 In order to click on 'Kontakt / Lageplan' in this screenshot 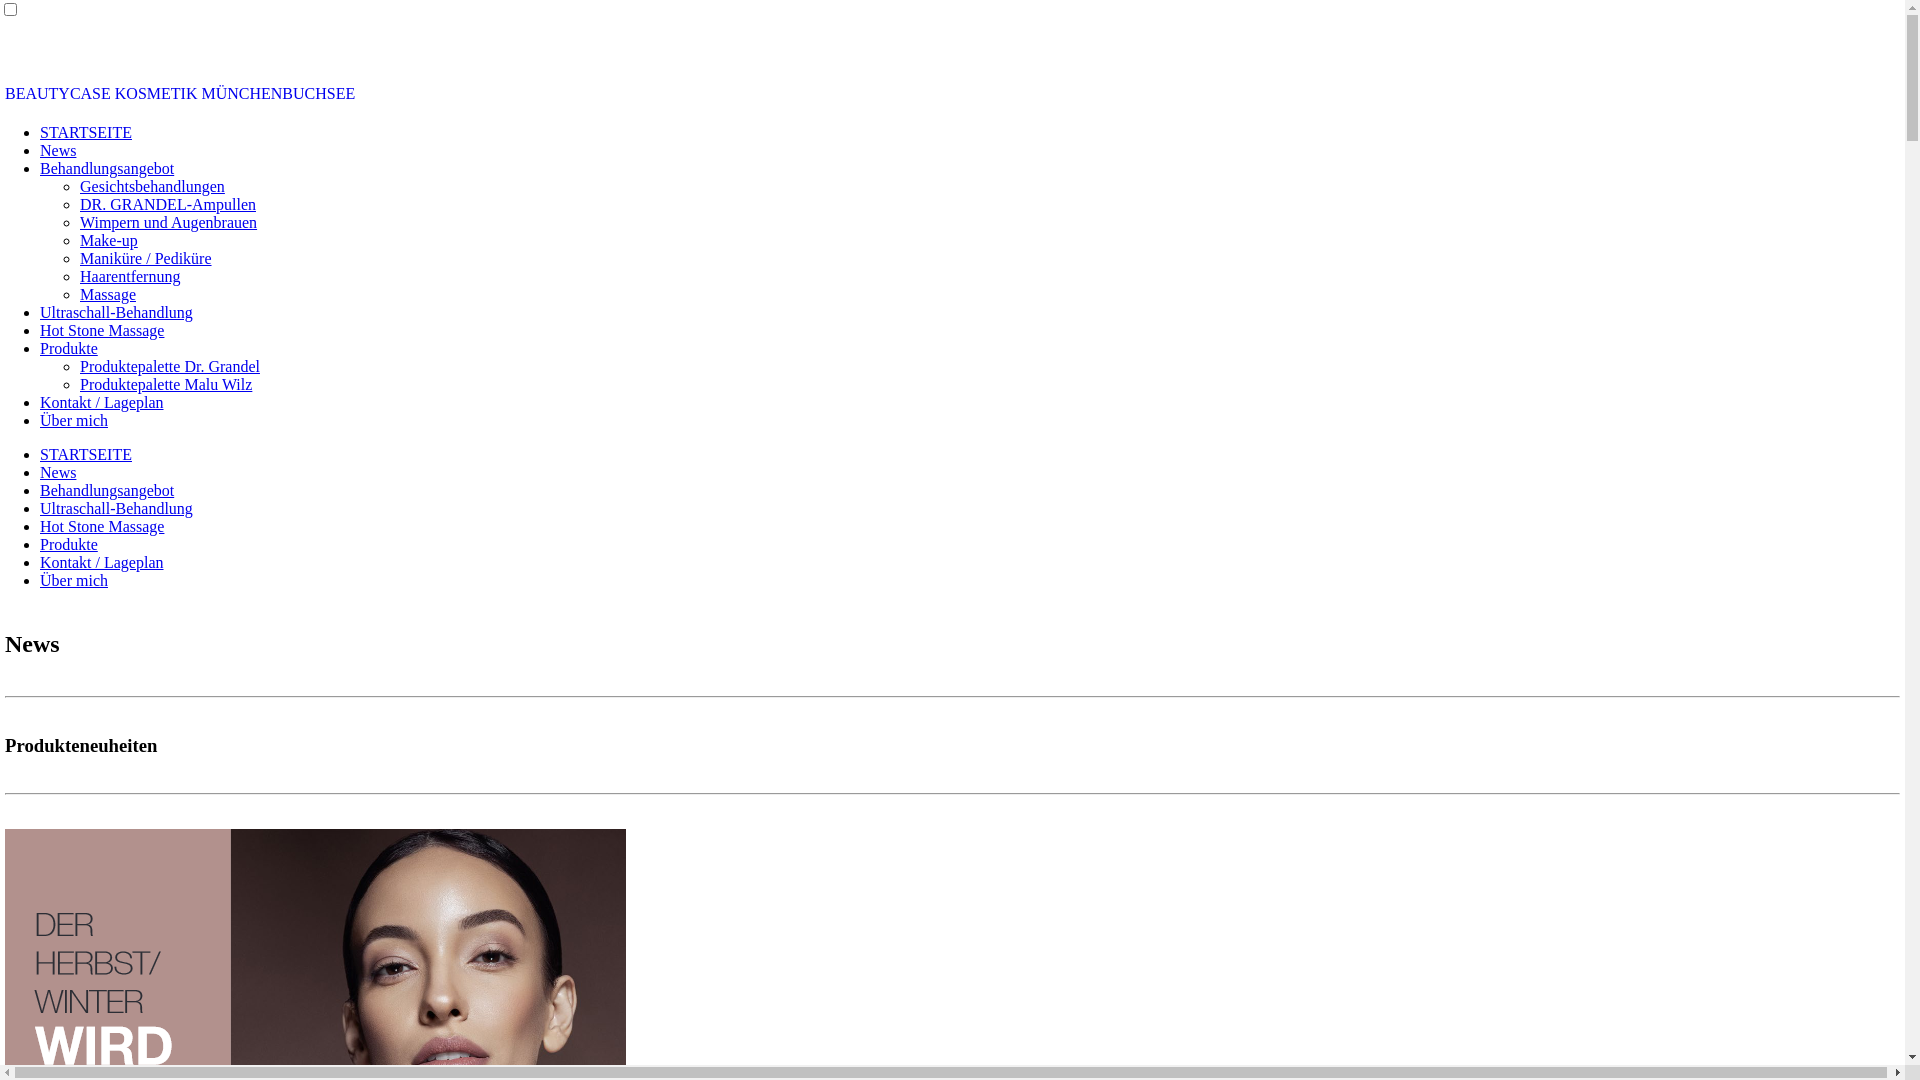, I will do `click(100, 562)`.